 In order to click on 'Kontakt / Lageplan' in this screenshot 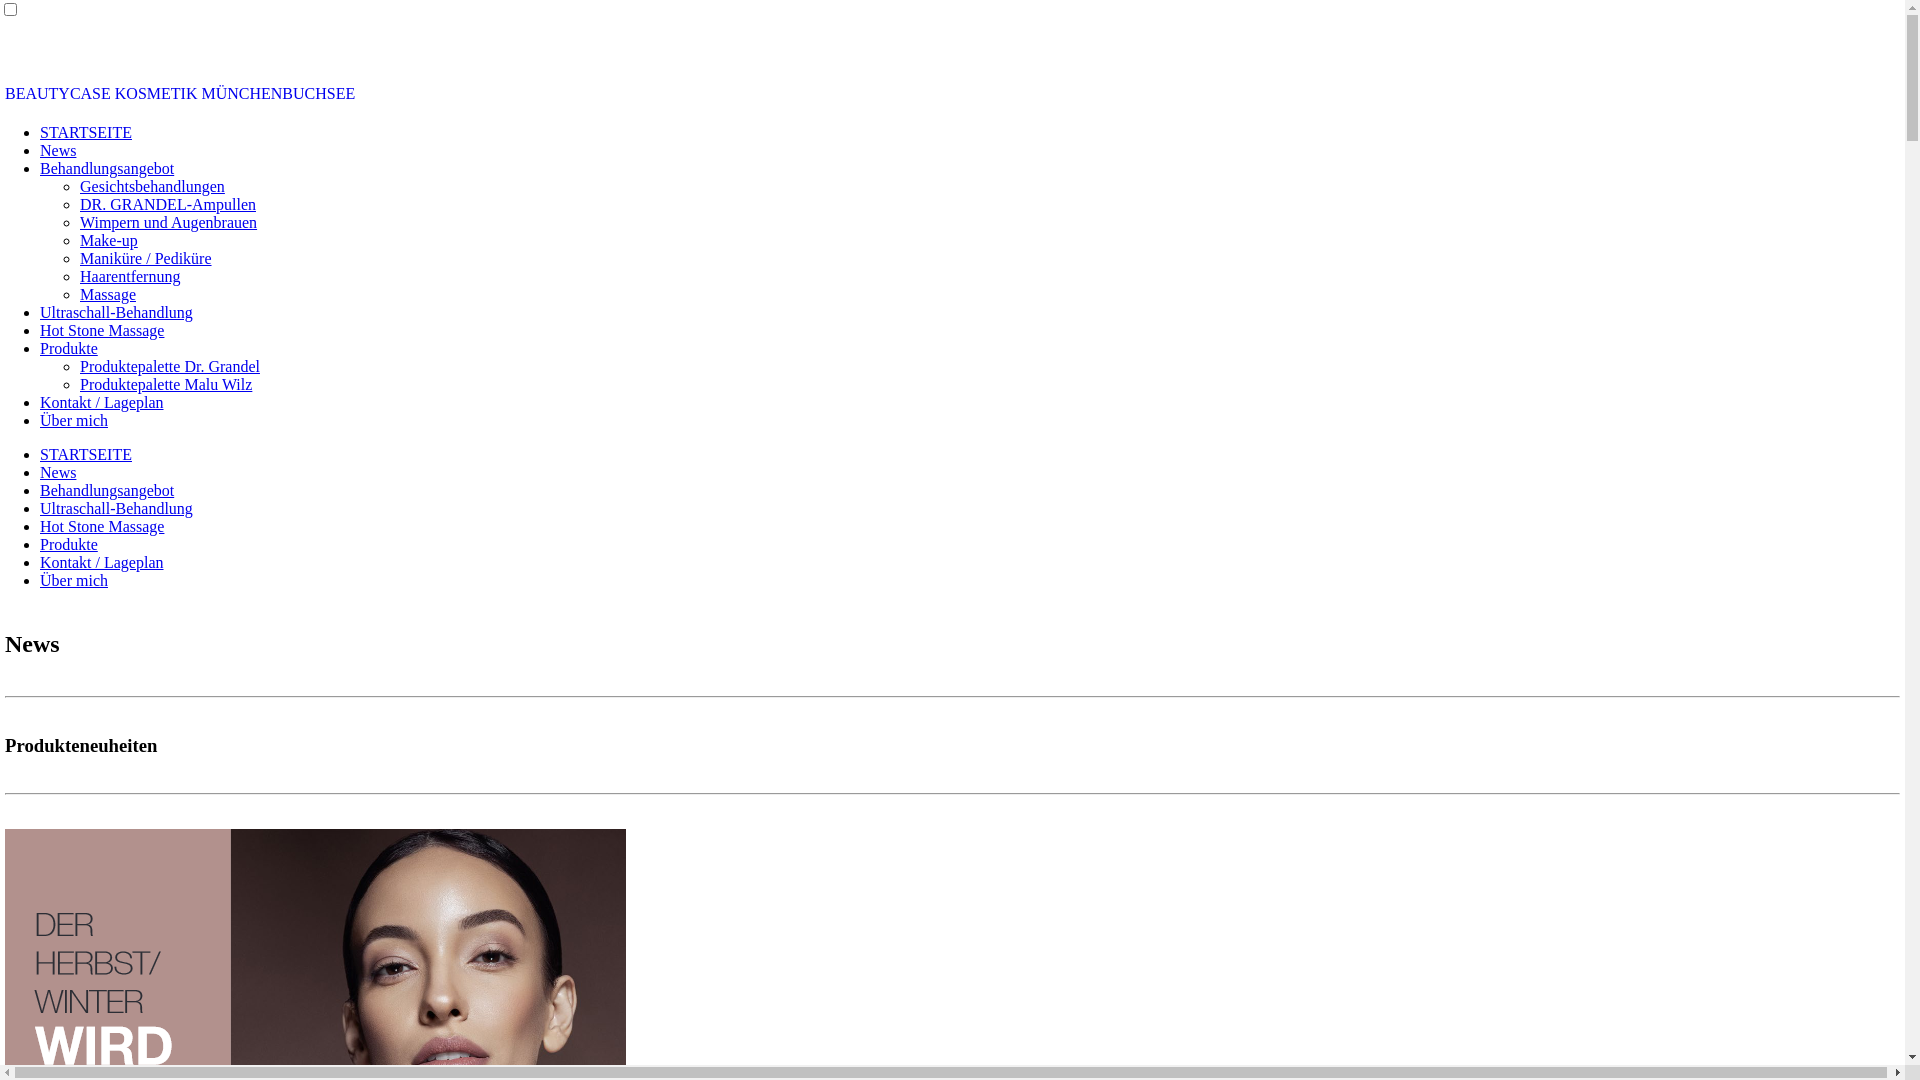, I will do `click(100, 562)`.